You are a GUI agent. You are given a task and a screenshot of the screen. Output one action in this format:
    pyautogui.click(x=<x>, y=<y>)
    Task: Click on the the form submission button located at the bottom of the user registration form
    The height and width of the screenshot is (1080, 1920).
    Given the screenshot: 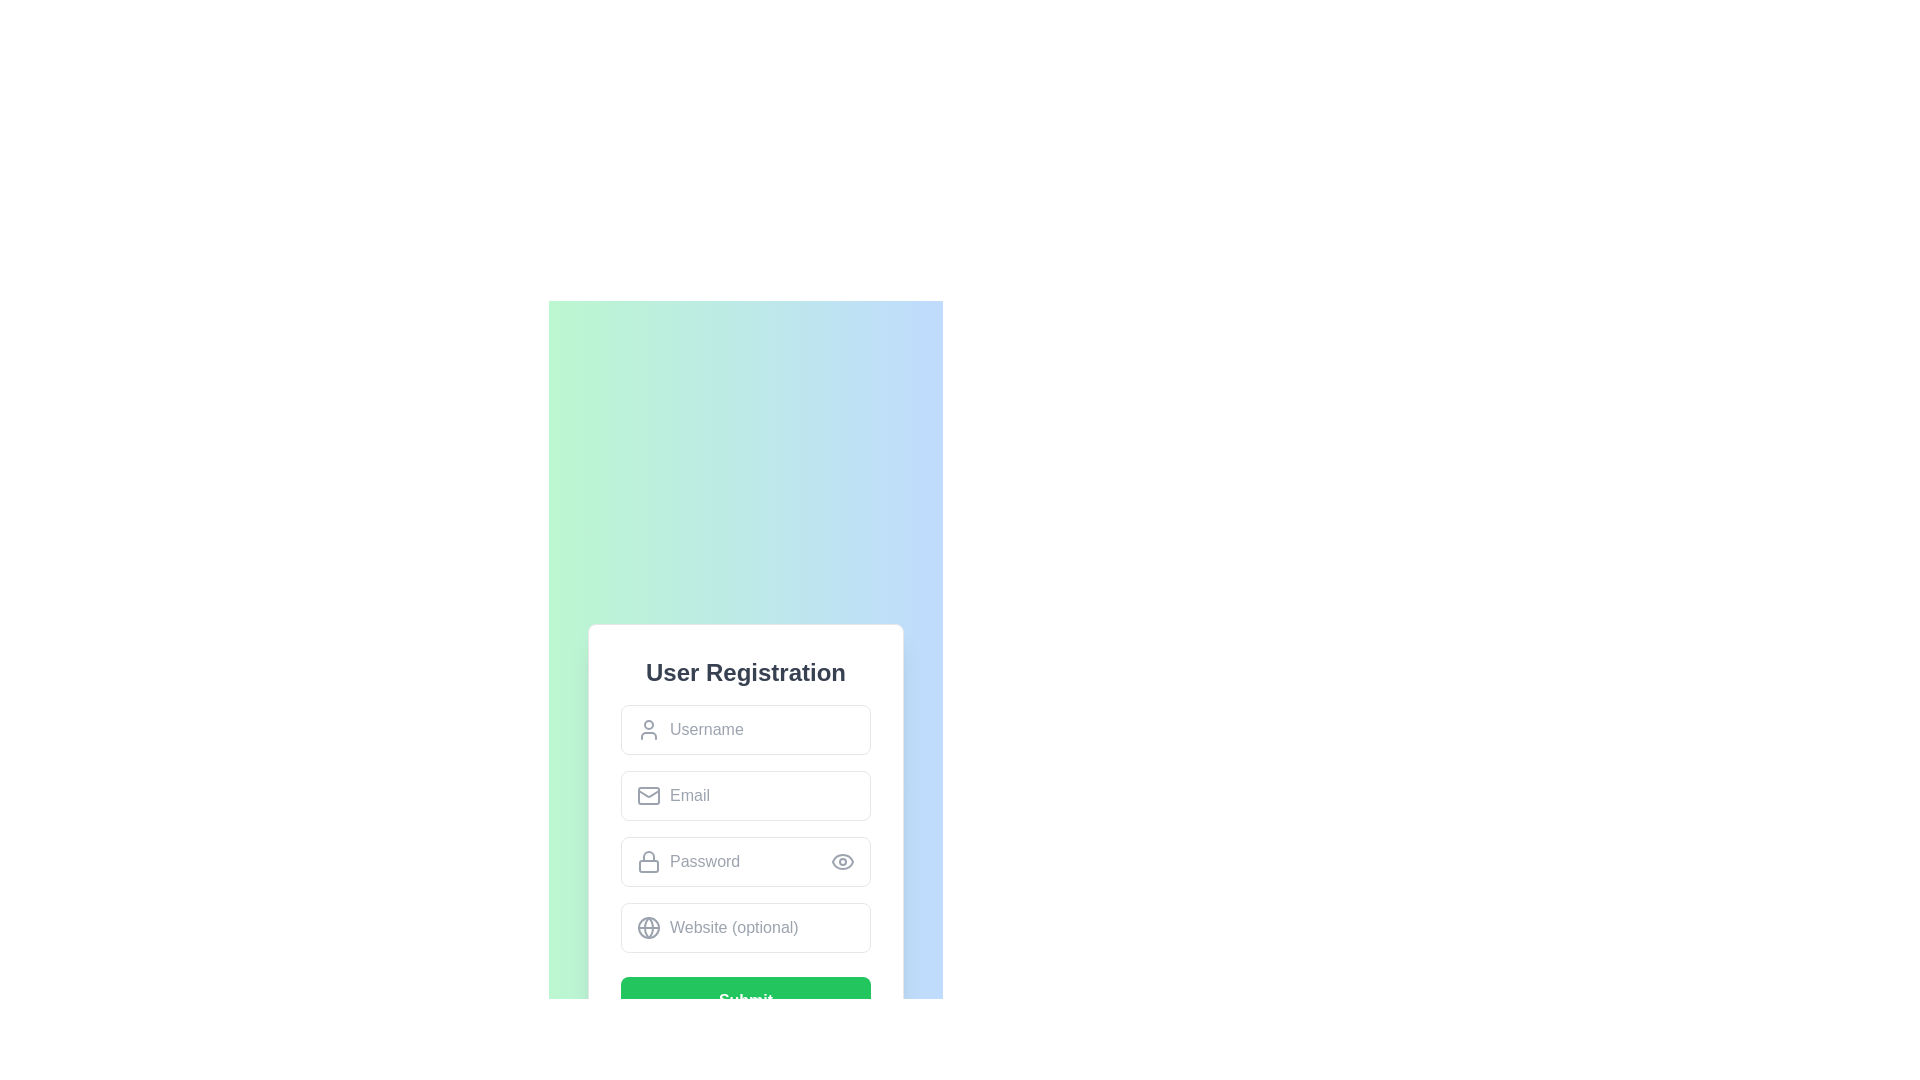 What is the action you would take?
    pyautogui.click(x=744, y=1001)
    